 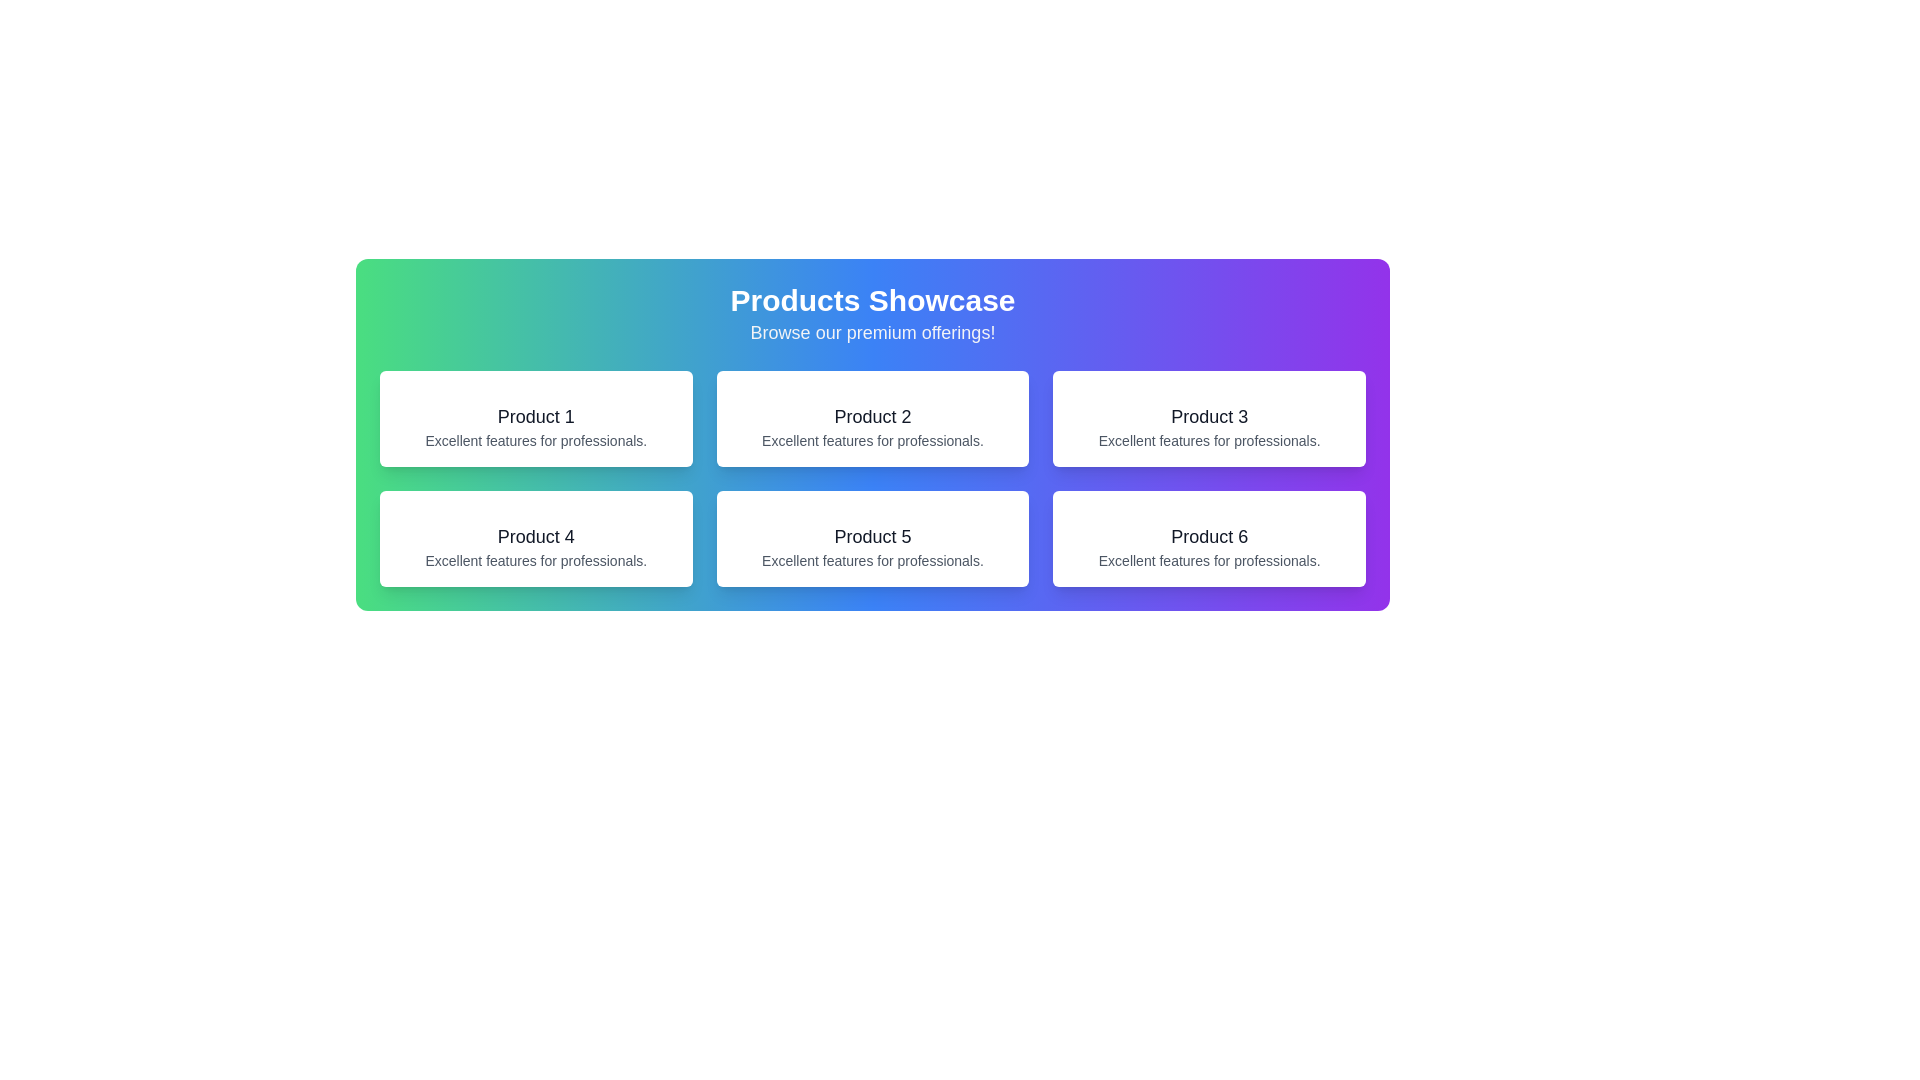 I want to click on the static text block displaying 'Excellent features for professionals.' located under the title 'Product 1' in the first product card, so click(x=536, y=439).